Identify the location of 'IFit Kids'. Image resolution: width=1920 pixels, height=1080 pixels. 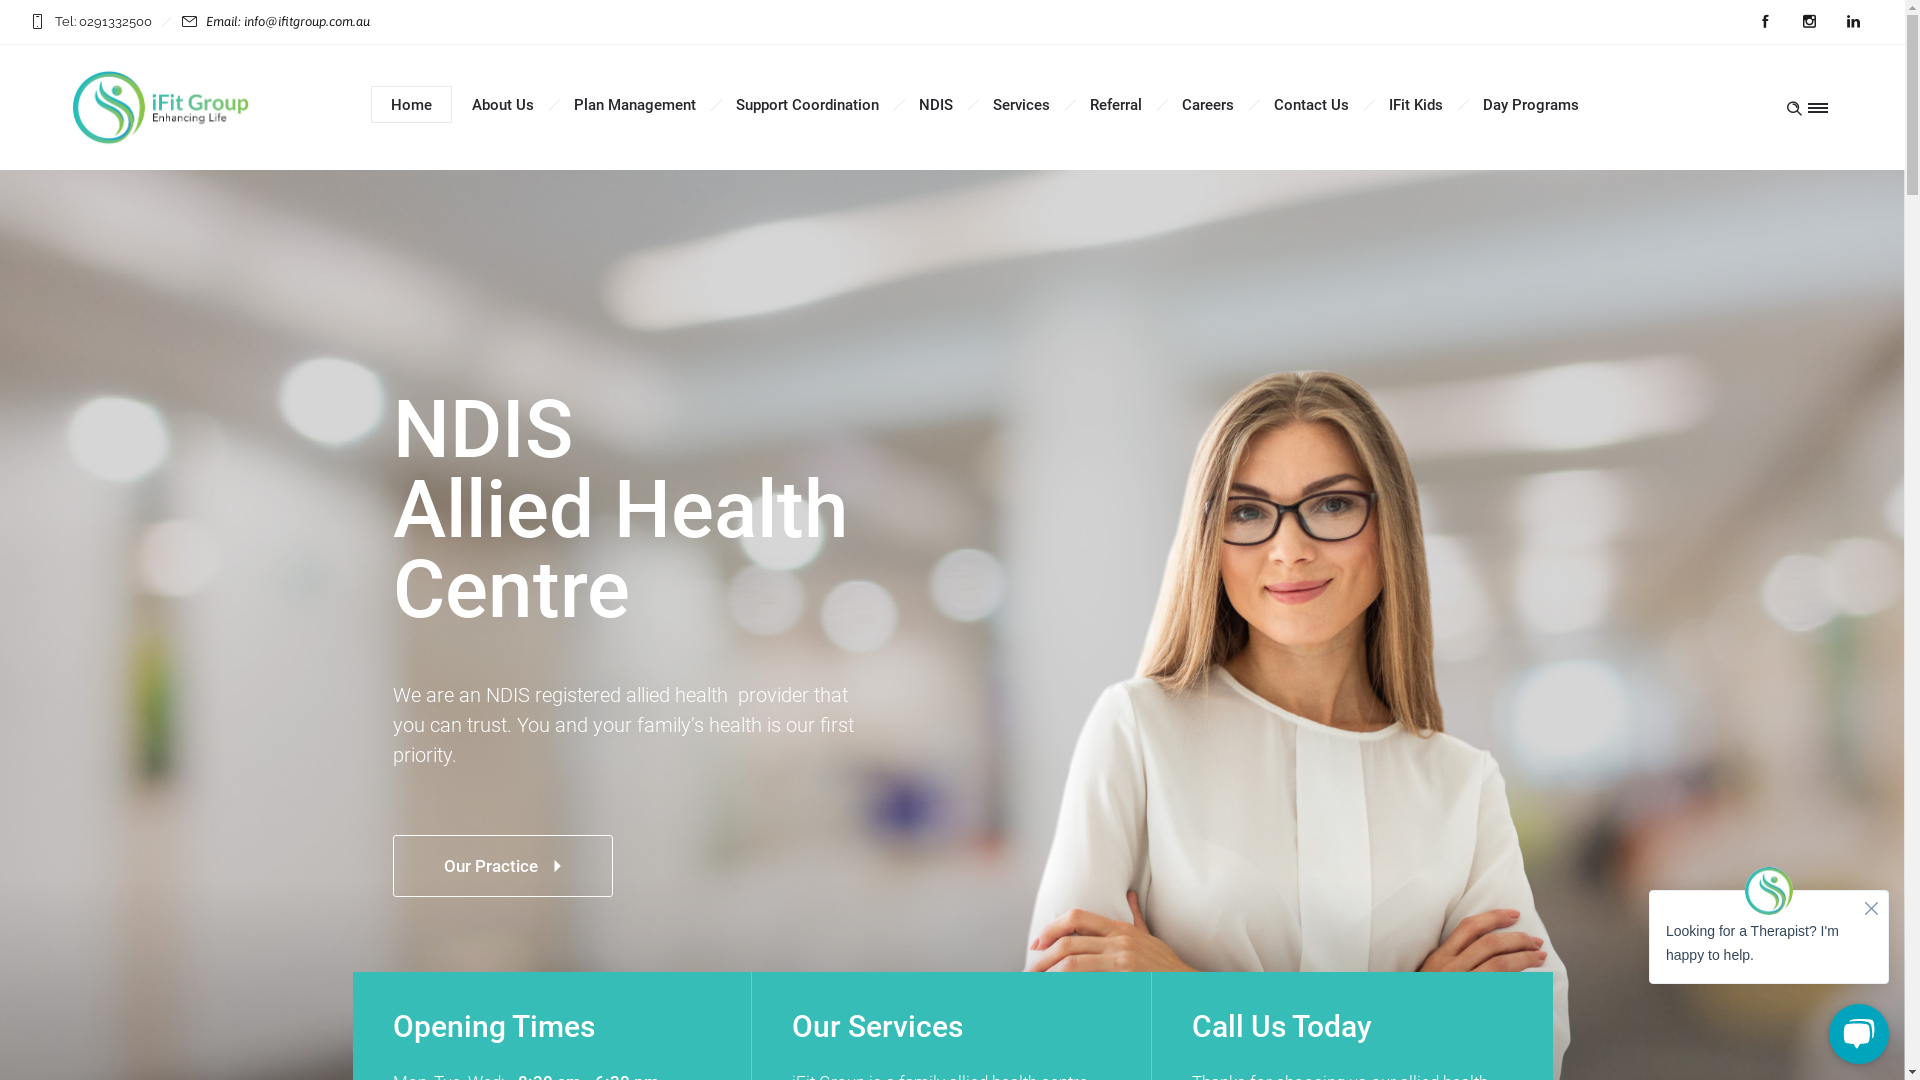
(1415, 104).